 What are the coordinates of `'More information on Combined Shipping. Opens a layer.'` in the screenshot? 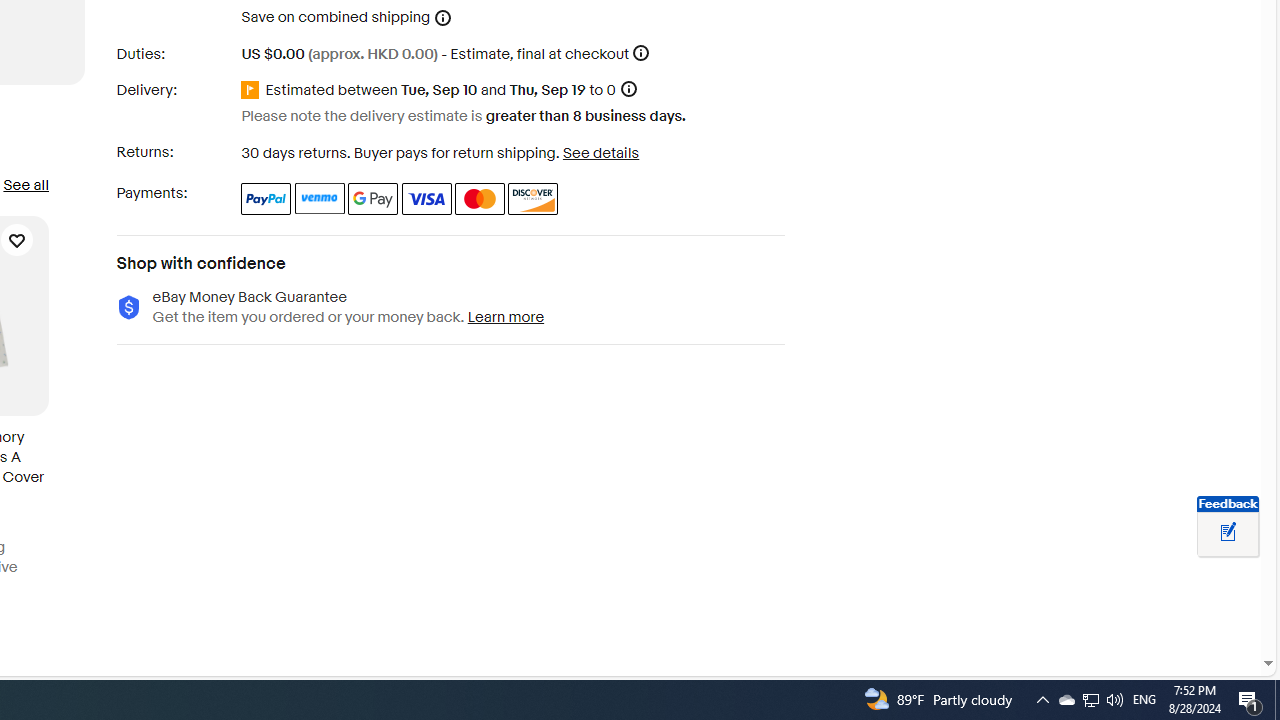 It's located at (442, 17).